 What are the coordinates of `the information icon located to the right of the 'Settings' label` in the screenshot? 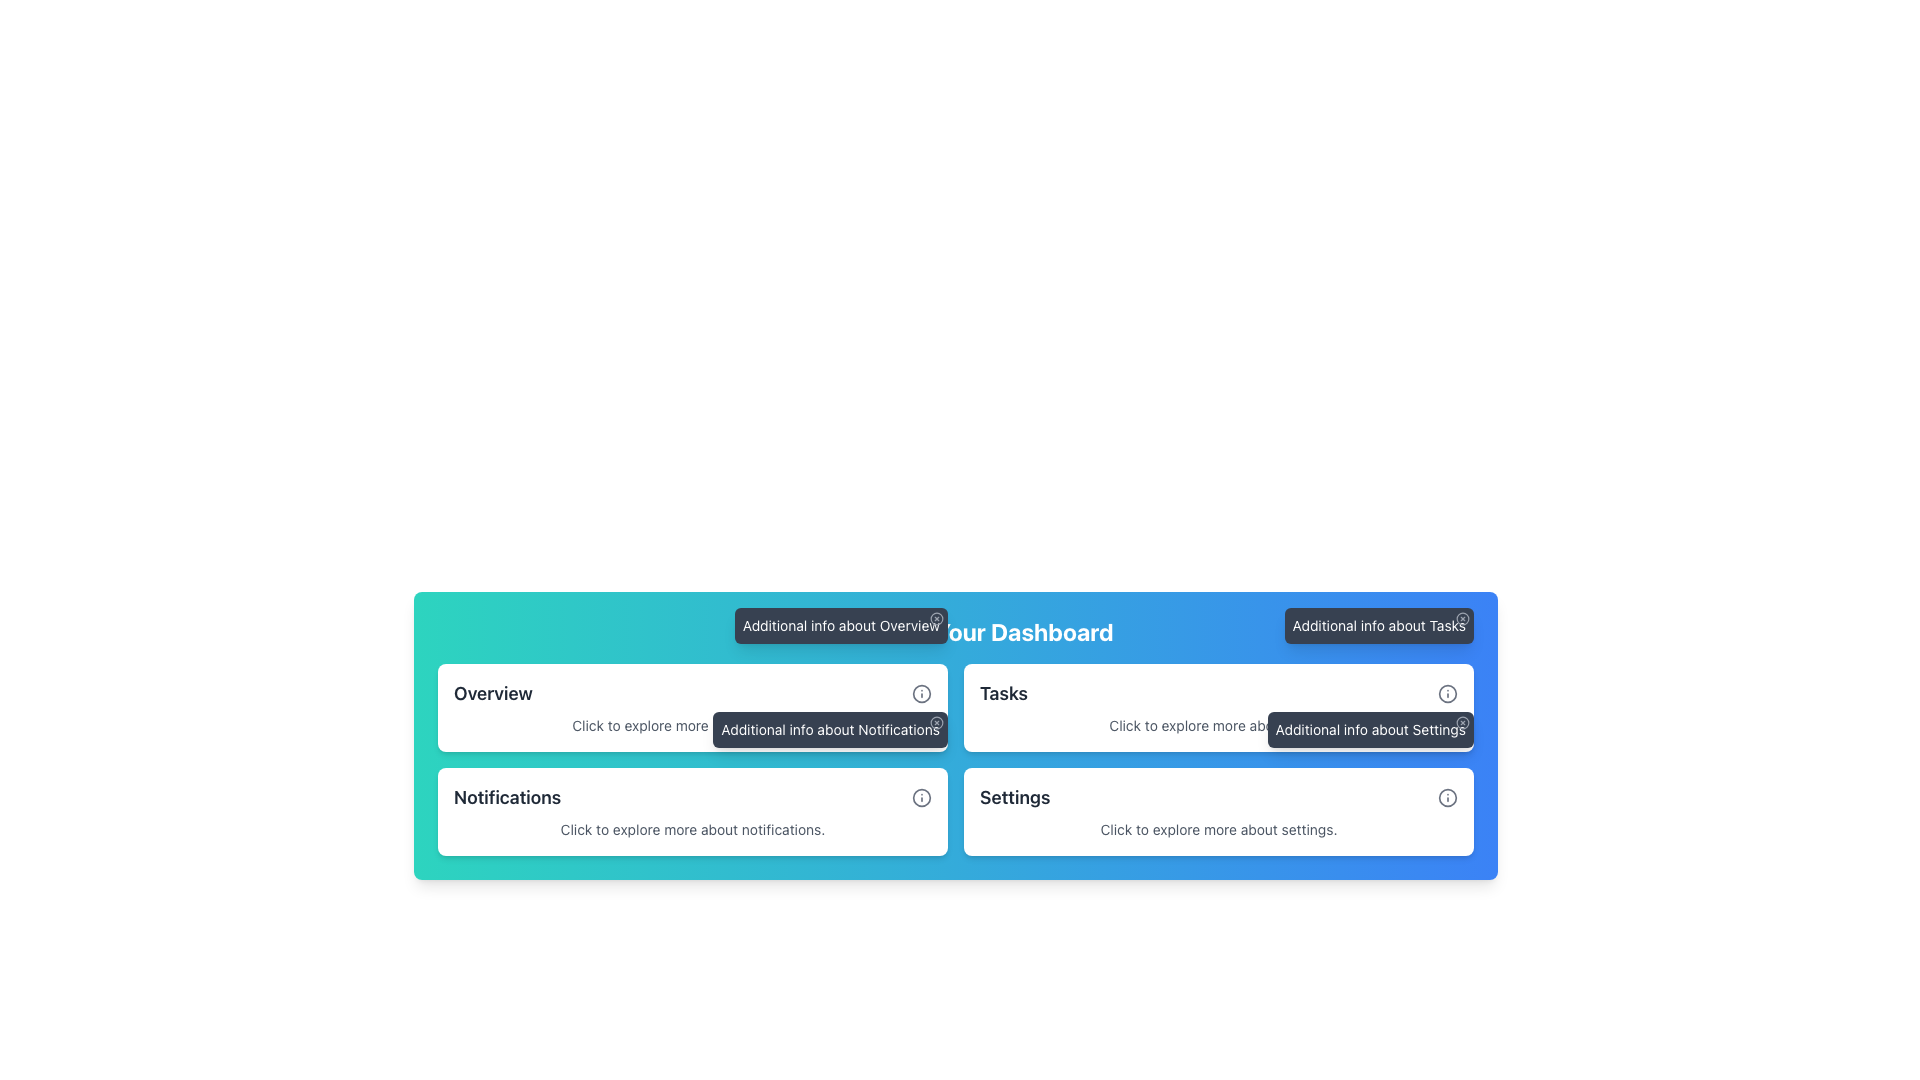 It's located at (1448, 797).